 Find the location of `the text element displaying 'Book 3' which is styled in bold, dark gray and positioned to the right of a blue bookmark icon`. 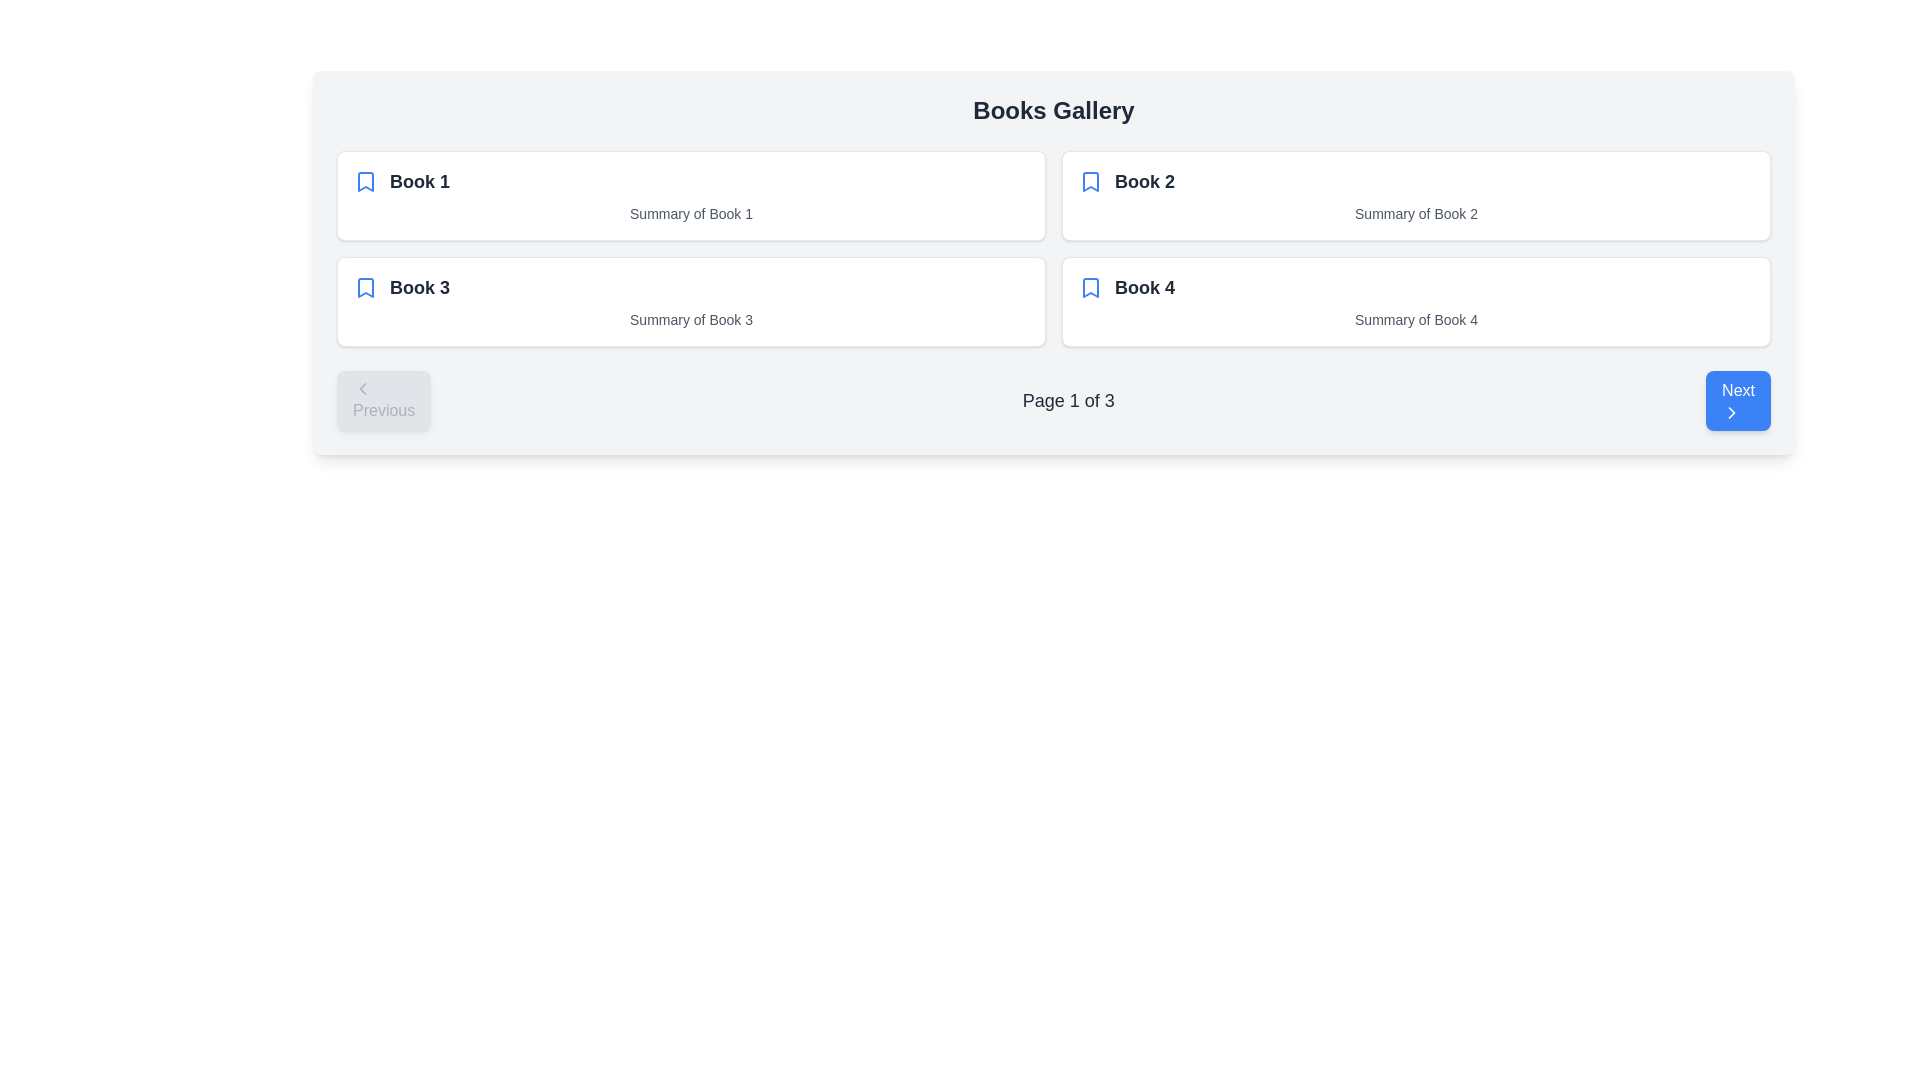

the text element displaying 'Book 3' which is styled in bold, dark gray and positioned to the right of a blue bookmark icon is located at coordinates (419, 288).